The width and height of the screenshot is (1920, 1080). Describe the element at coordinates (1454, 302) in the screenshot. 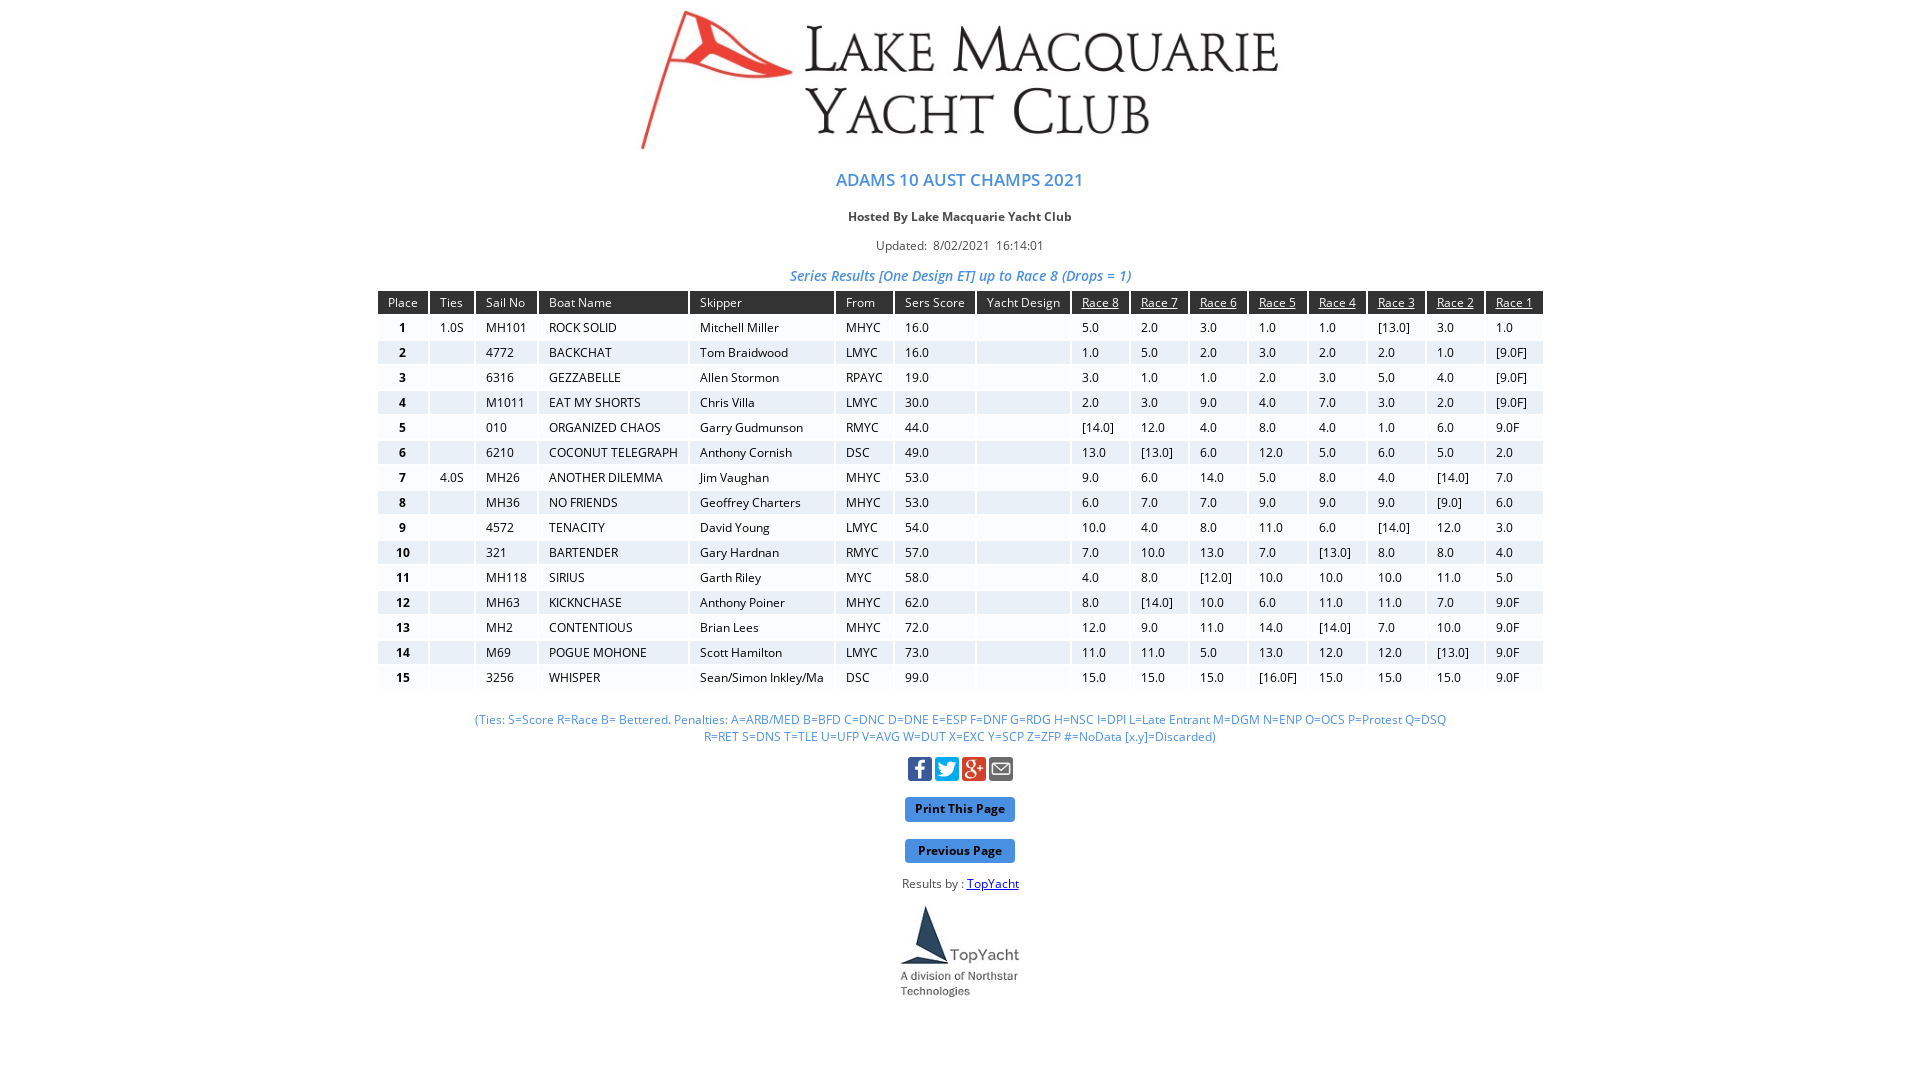

I see `'Race 2'` at that location.